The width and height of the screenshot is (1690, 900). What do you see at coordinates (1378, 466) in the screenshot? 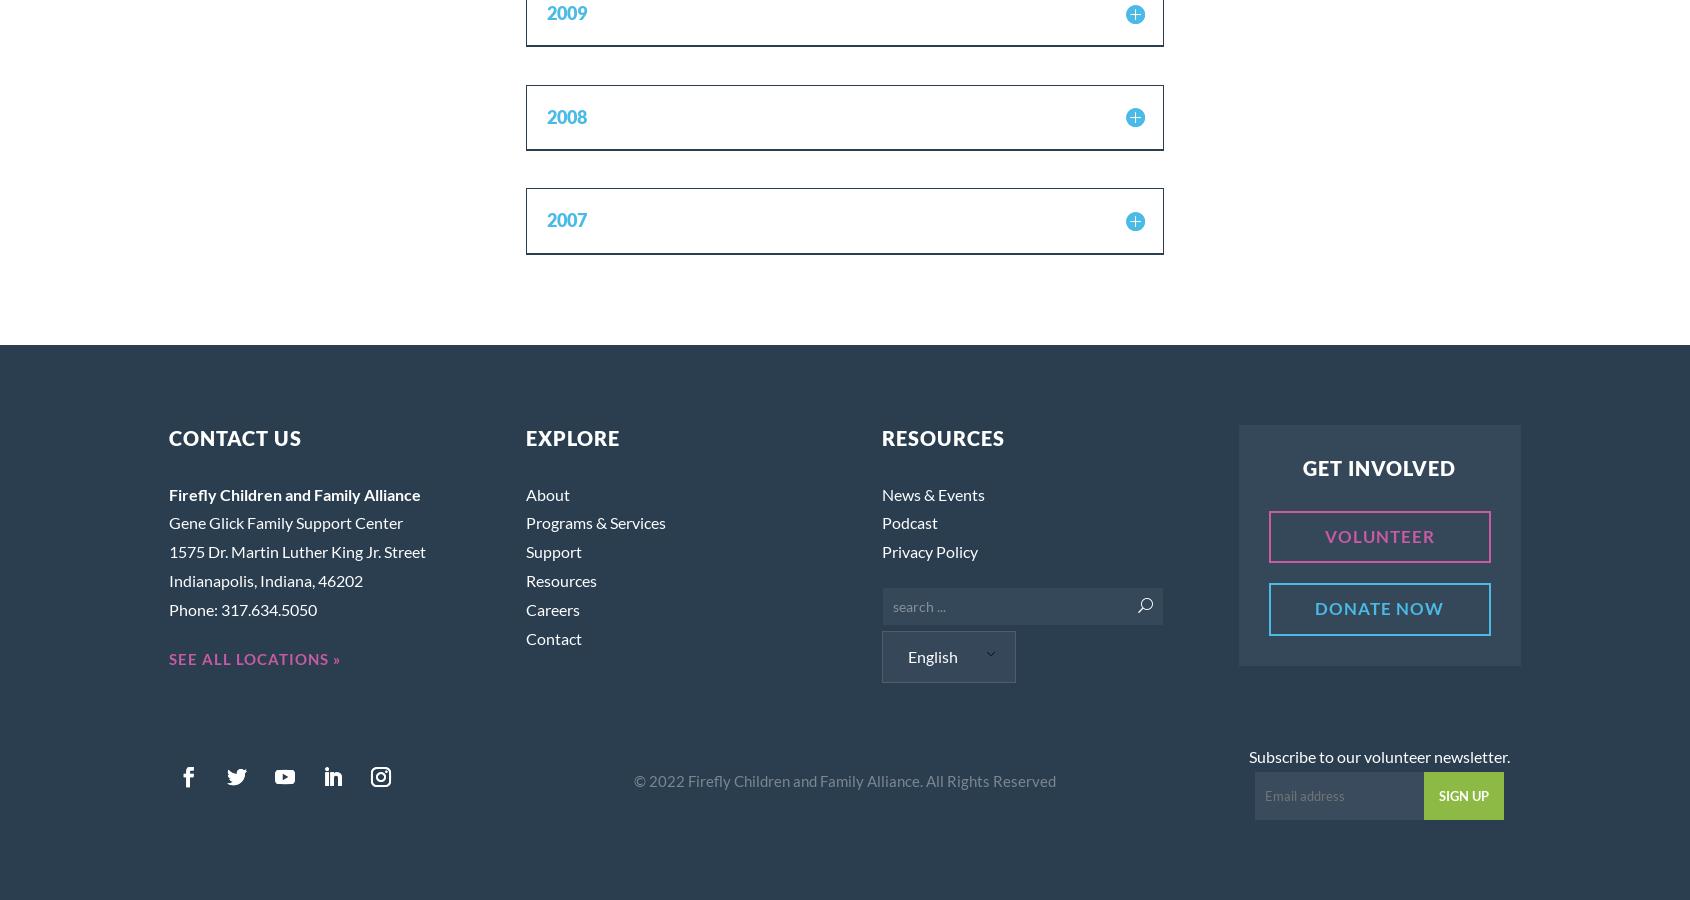
I see `'Get Involved'` at bounding box center [1378, 466].